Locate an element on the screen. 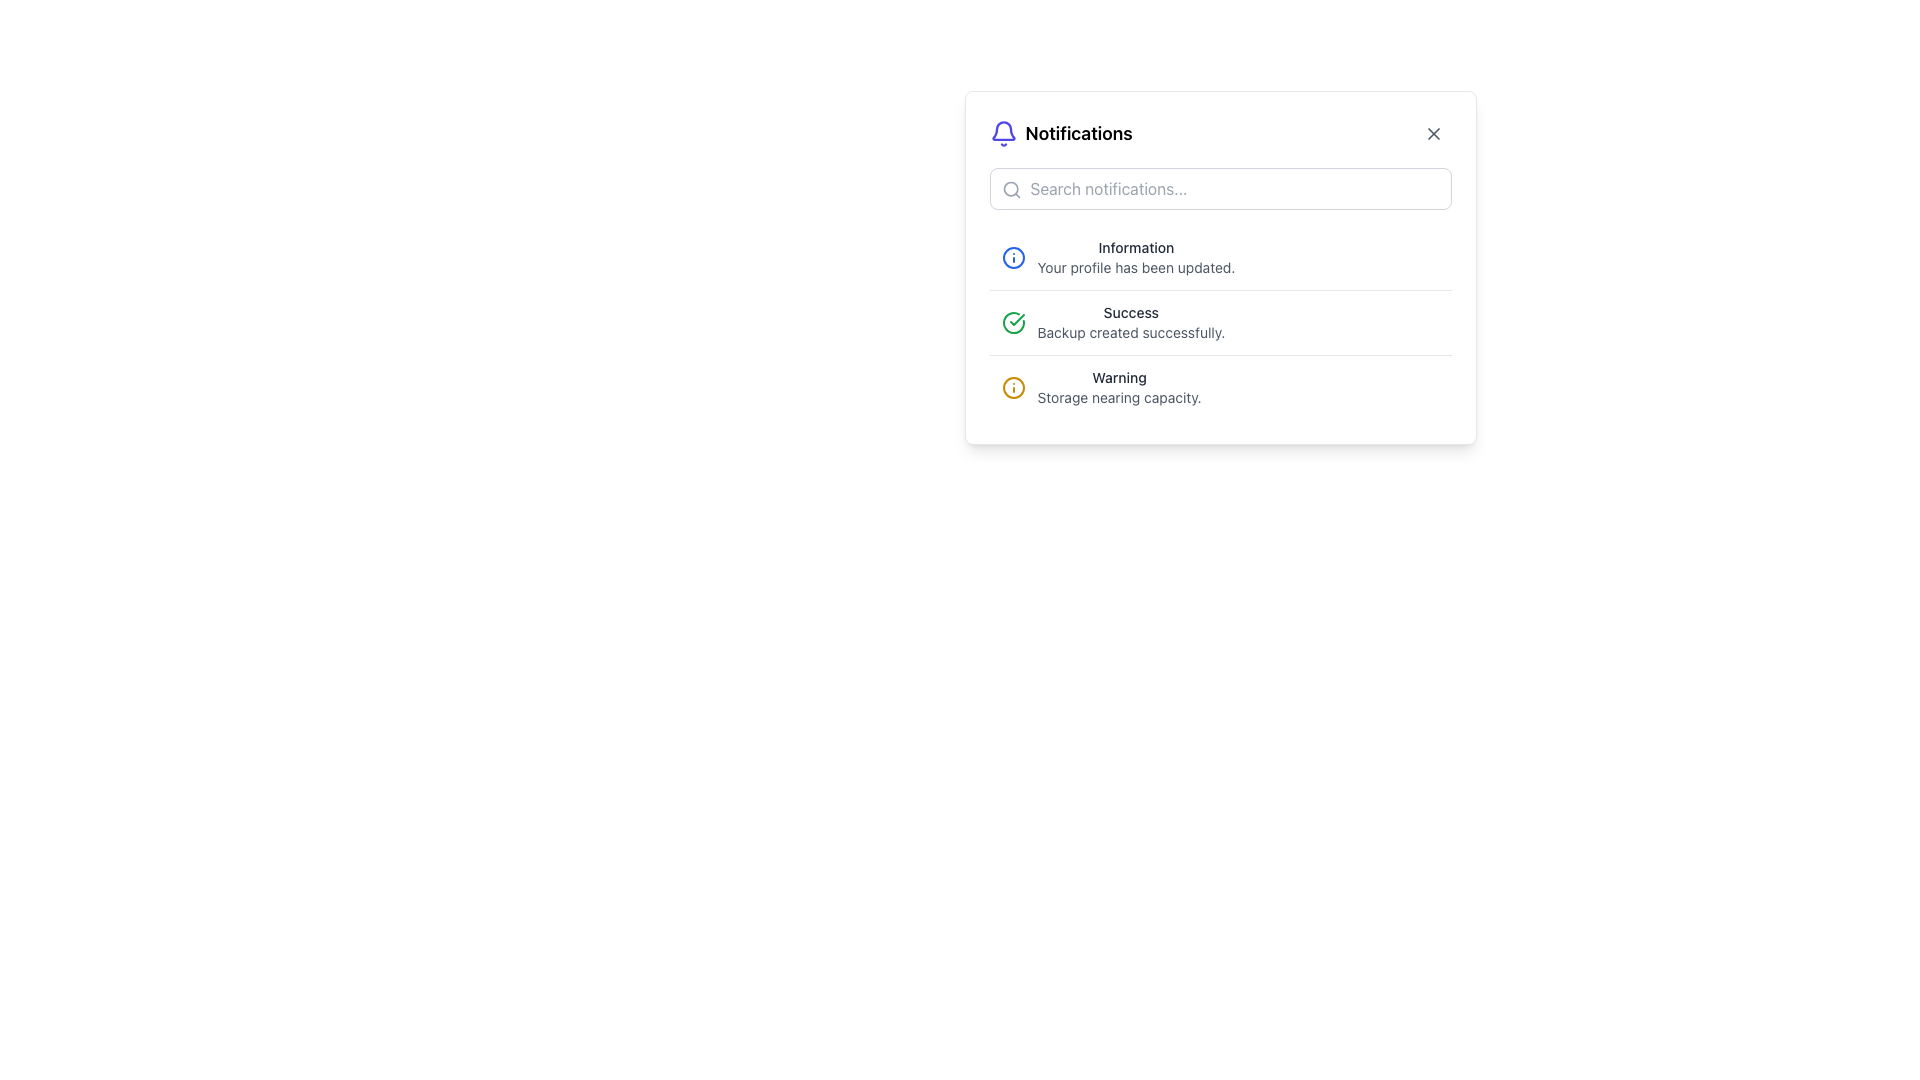 This screenshot has height=1080, width=1920. the green checkmark icon within the notification item, which indicates a successful action or confirmation is located at coordinates (1017, 319).